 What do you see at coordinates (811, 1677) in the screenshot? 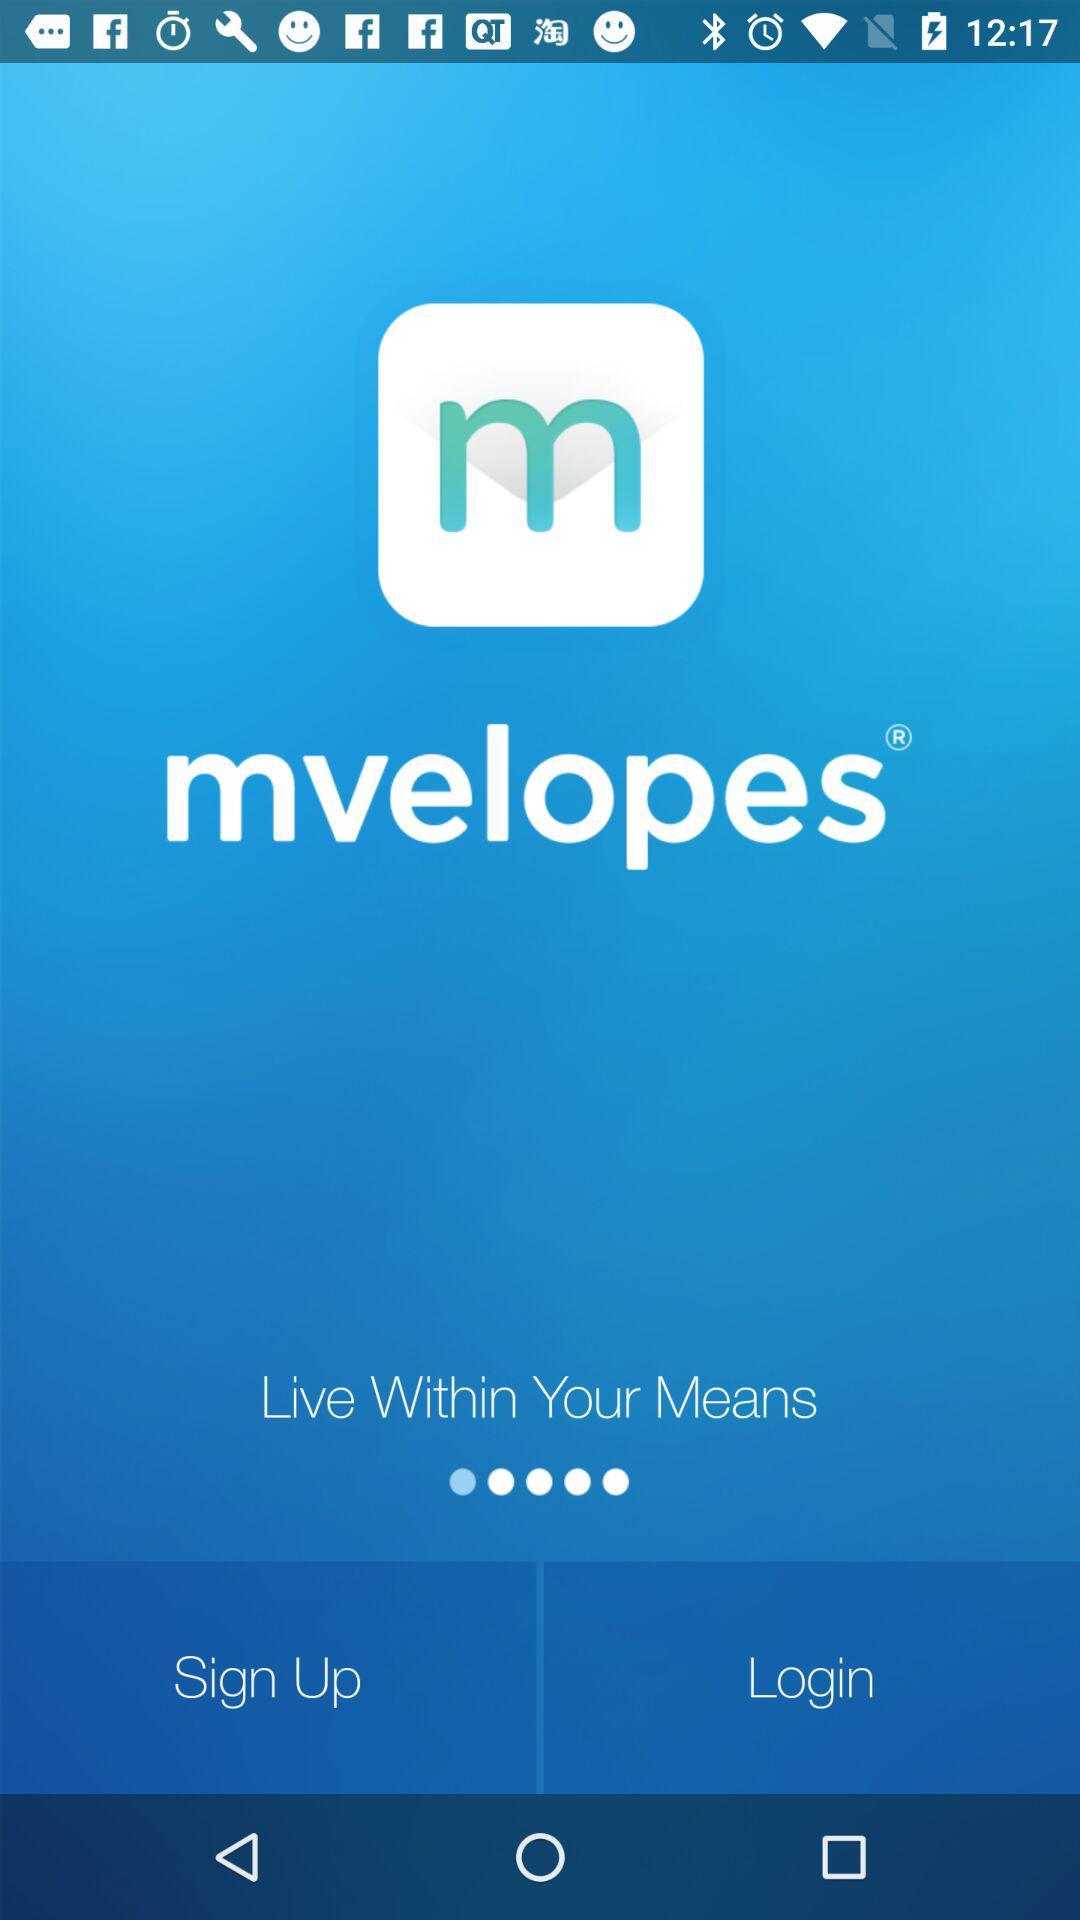
I see `the item to the right of the sign up` at bounding box center [811, 1677].